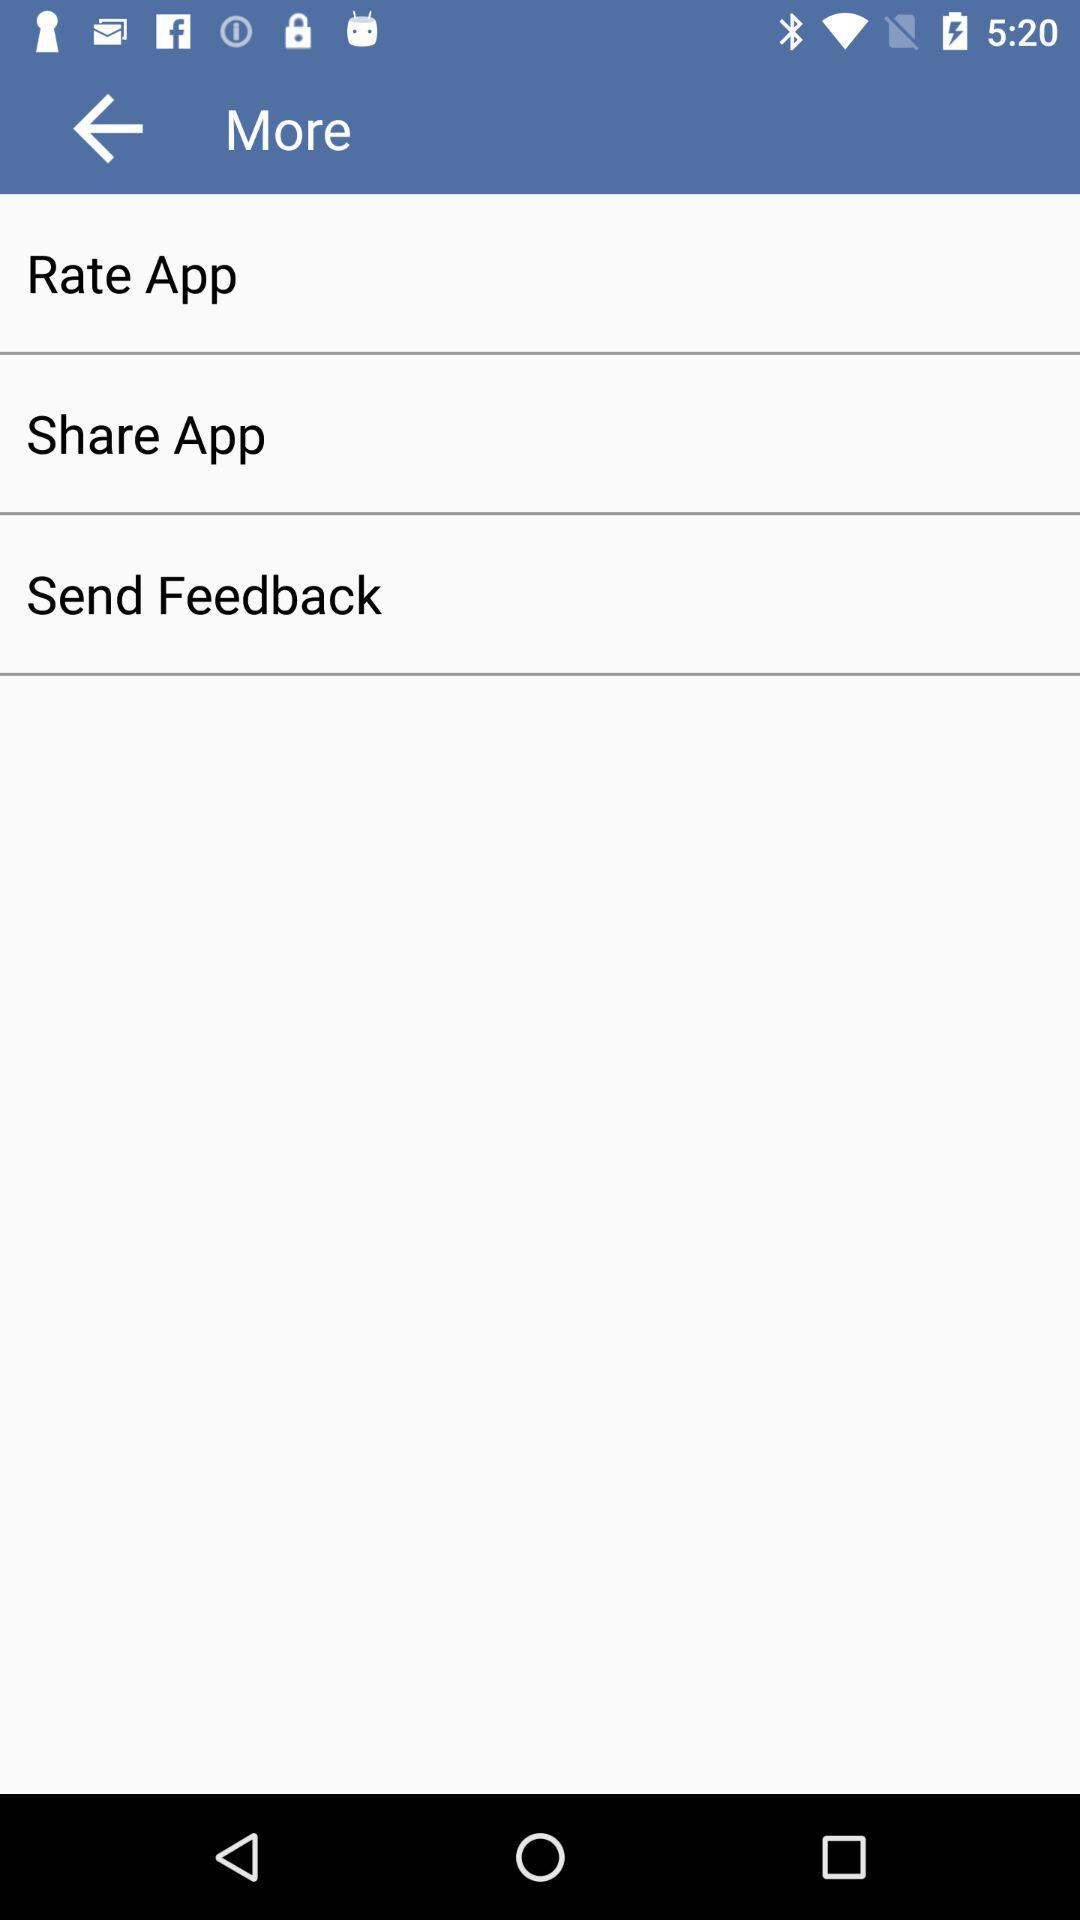 This screenshot has height=1920, width=1080. I want to click on the rate app, so click(540, 272).